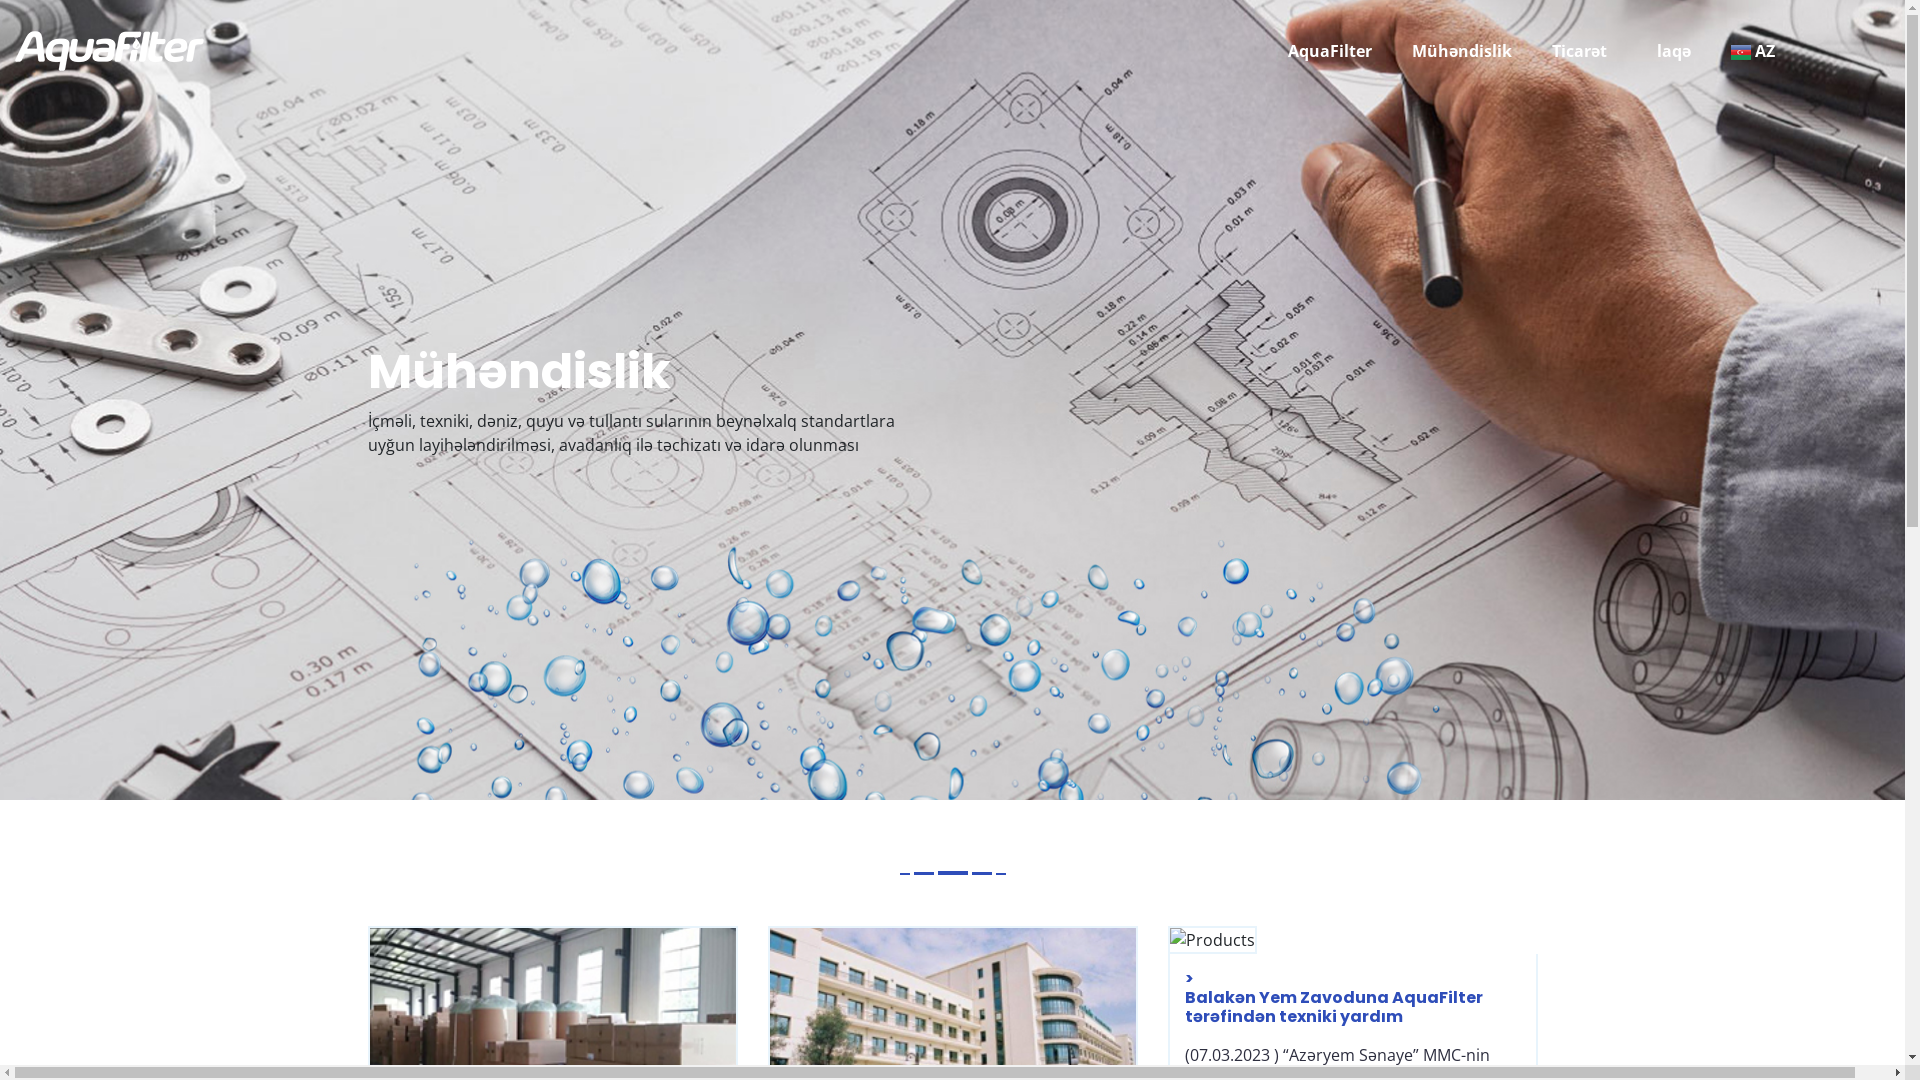 The image size is (1920, 1080). Describe the element at coordinates (1730, 49) in the screenshot. I see `'AZ'` at that location.